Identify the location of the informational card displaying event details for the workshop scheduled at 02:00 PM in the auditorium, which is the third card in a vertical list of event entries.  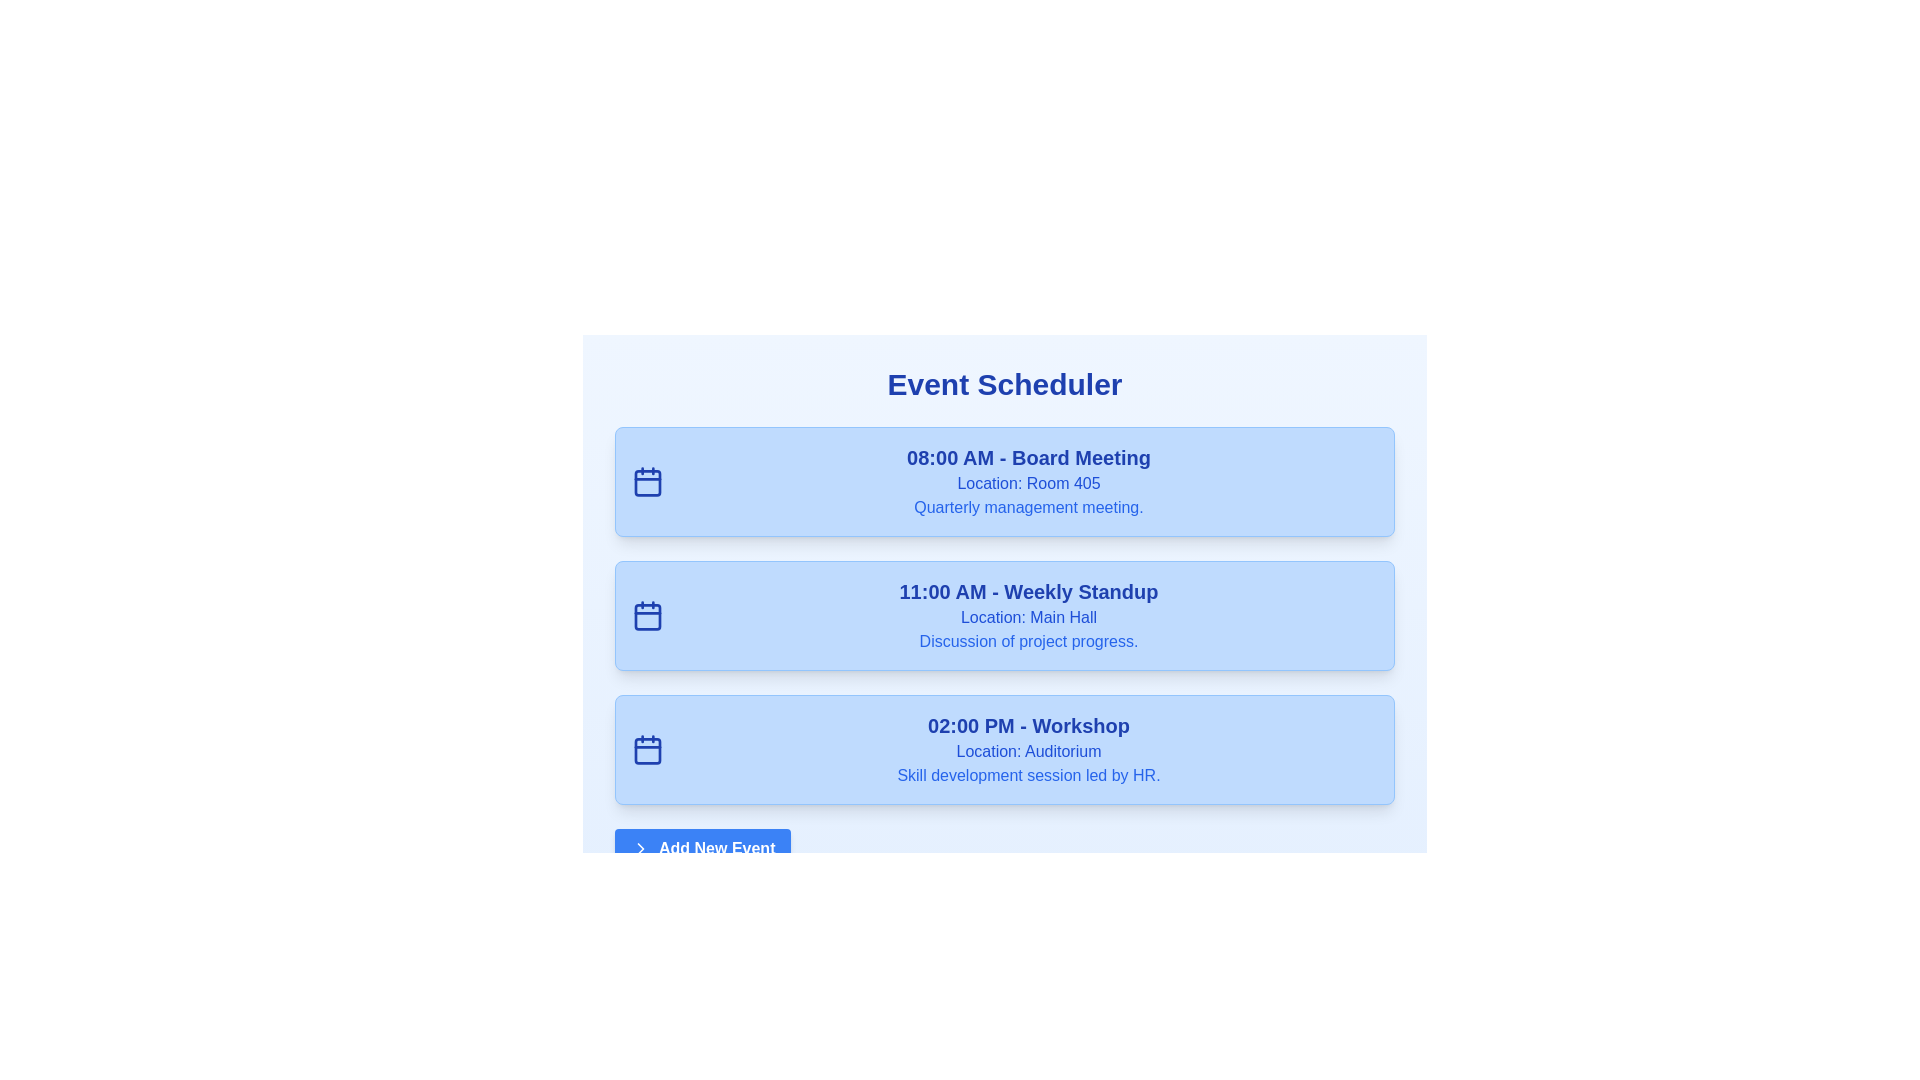
(1004, 749).